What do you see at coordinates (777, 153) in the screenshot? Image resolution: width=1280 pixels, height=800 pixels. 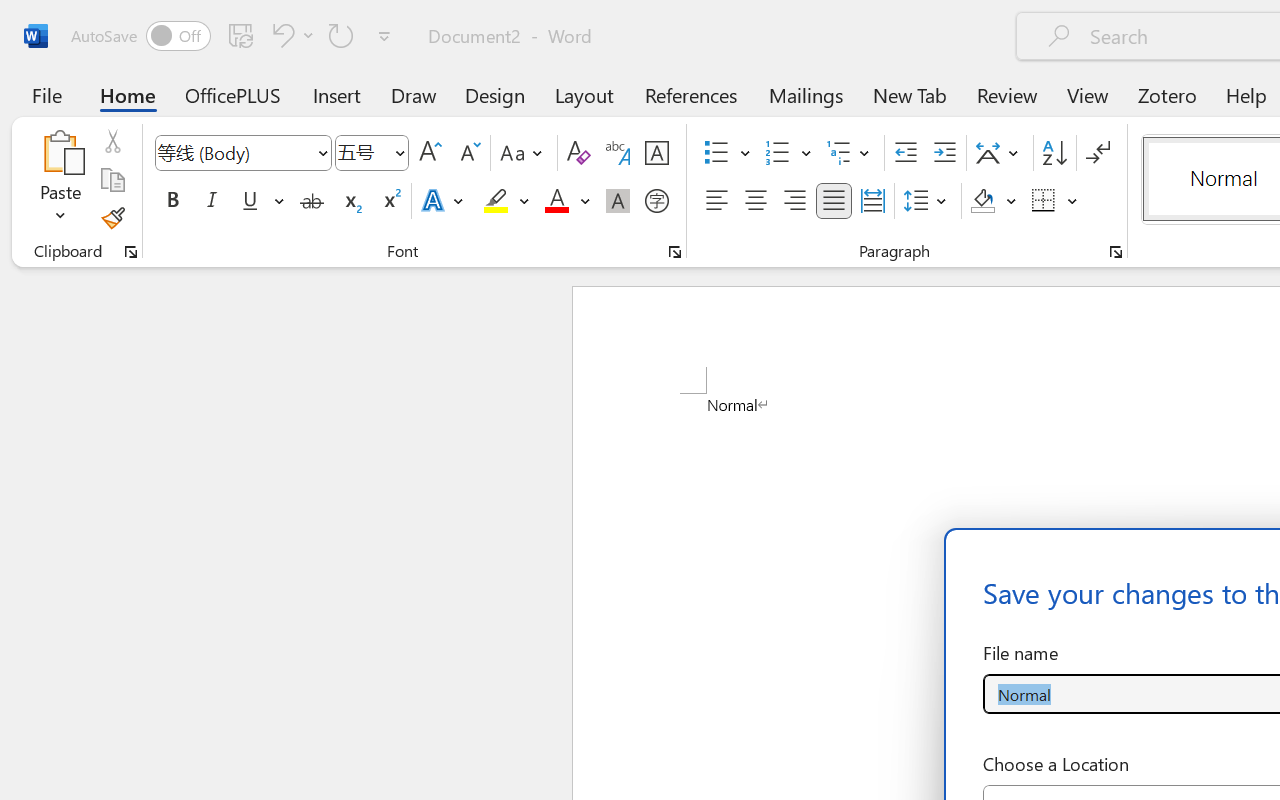 I see `'Numbering'` at bounding box center [777, 153].